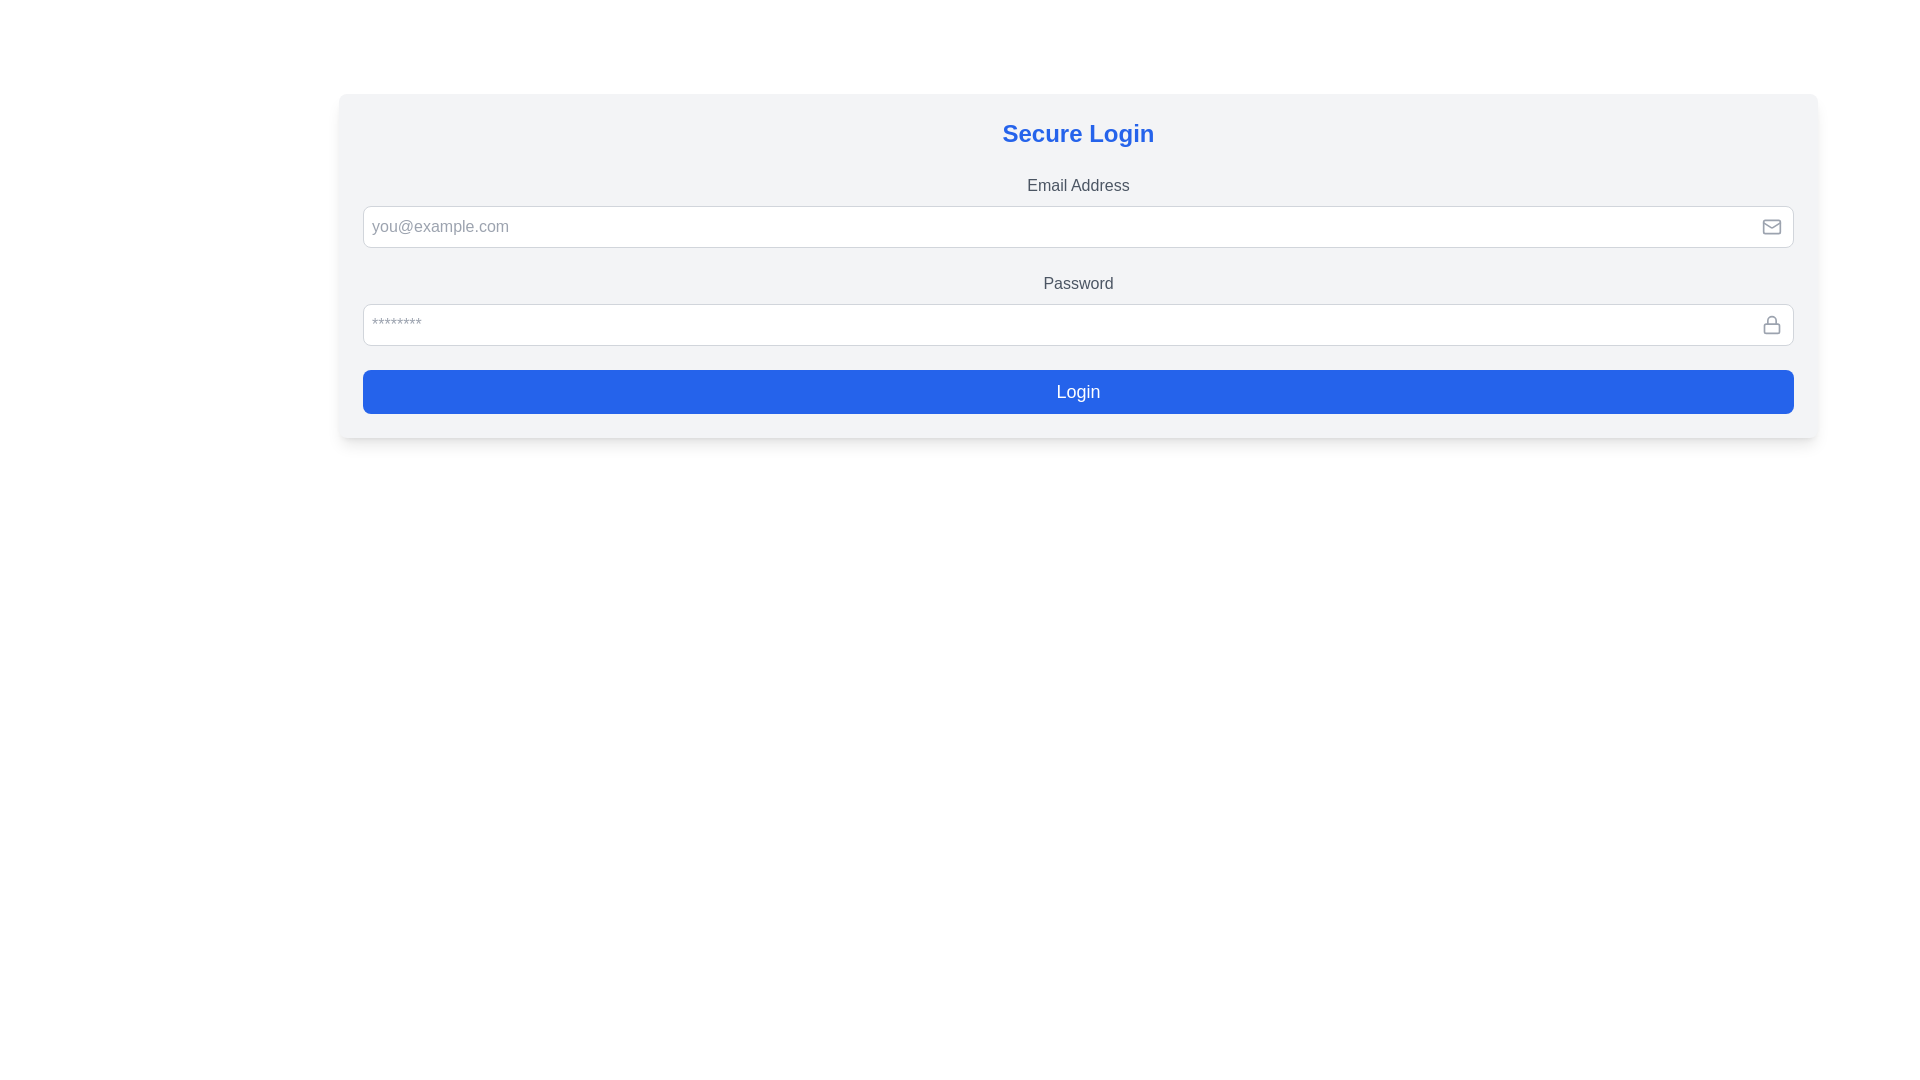  I want to click on the decorative SVG element that is a rectangular outline within an envelope-shaped icon, located, so click(1771, 226).